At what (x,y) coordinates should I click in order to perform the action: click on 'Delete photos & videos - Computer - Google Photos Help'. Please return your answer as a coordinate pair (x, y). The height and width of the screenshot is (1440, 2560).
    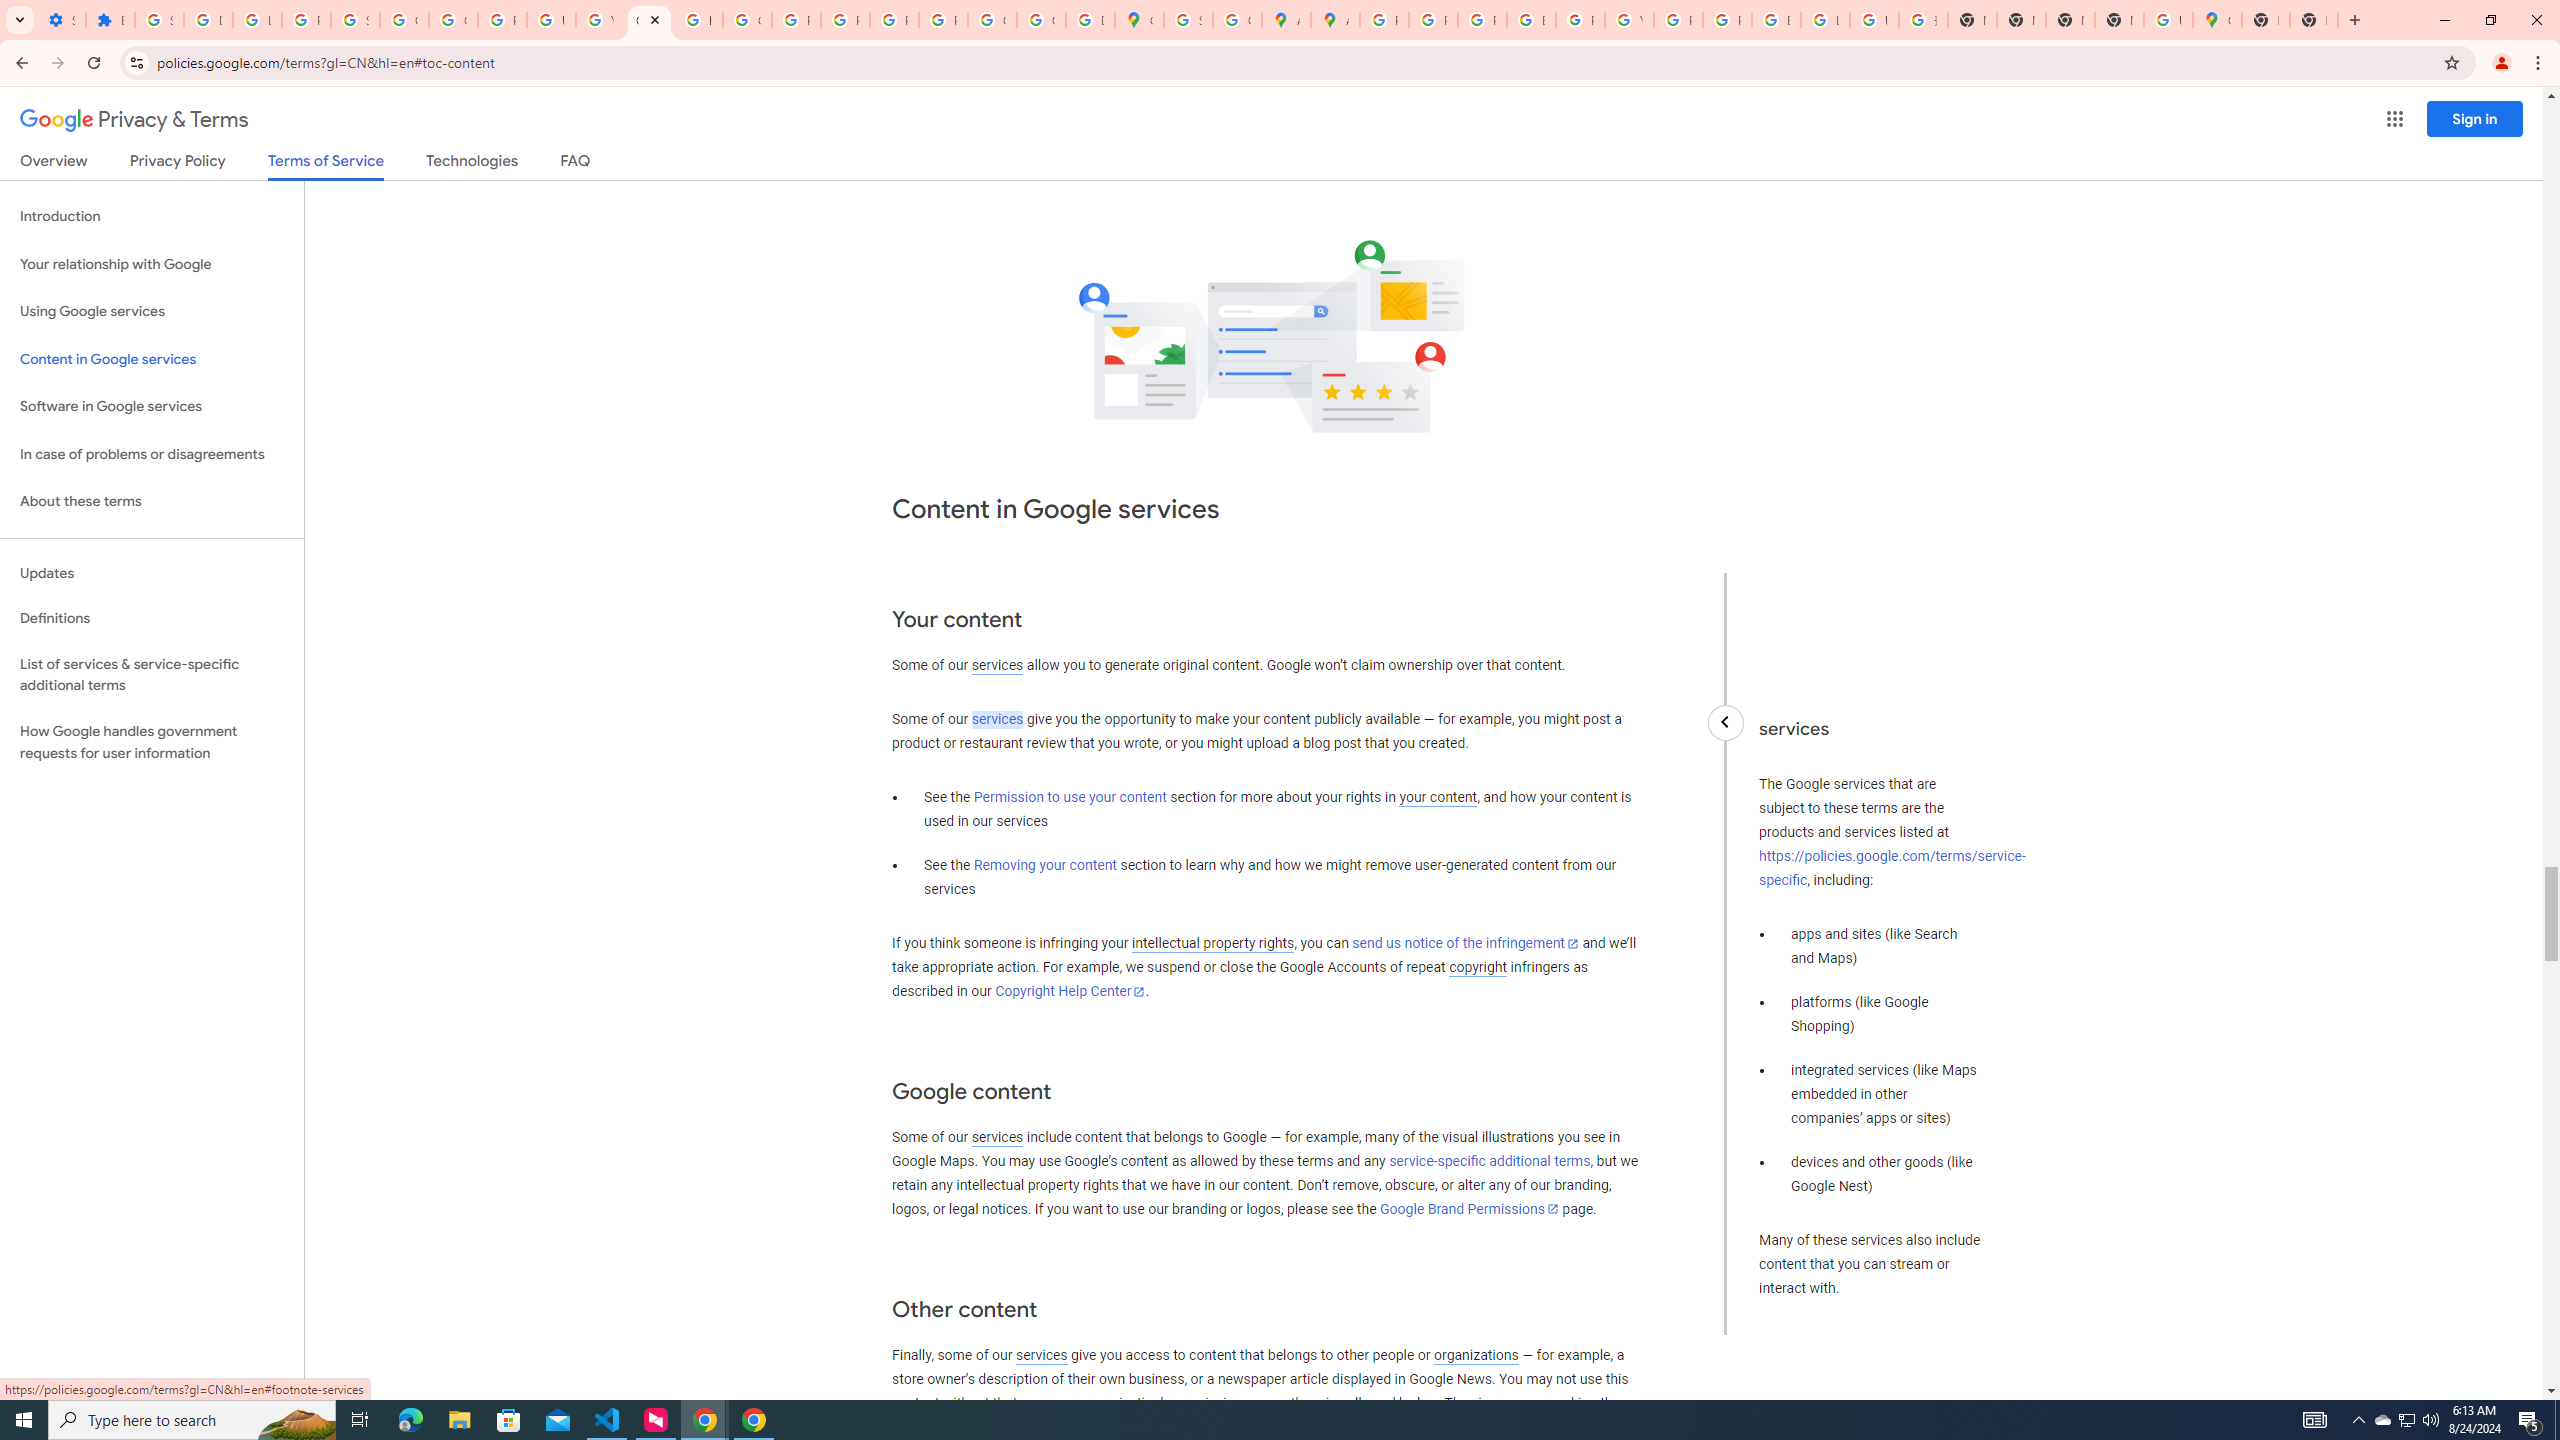
    Looking at the image, I should click on (207, 19).